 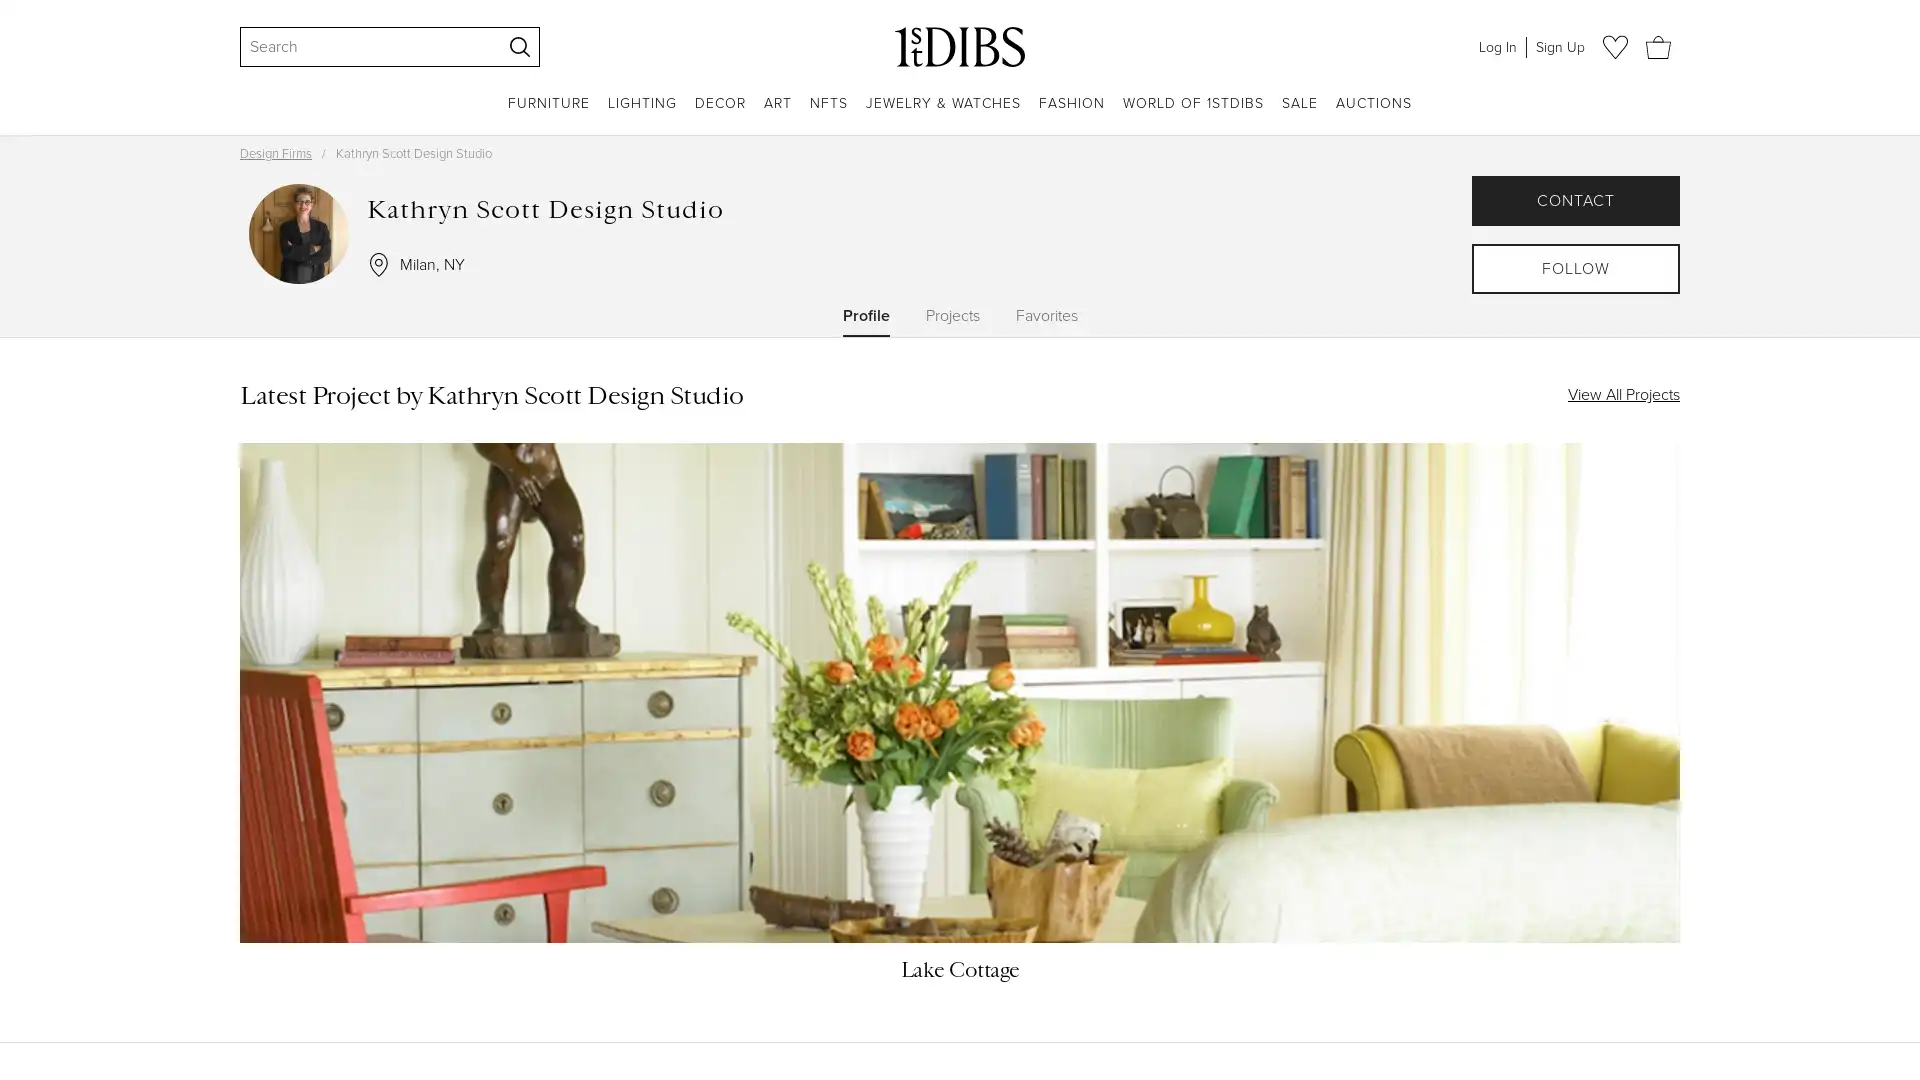 I want to click on View All Projects, so click(x=1623, y=394).